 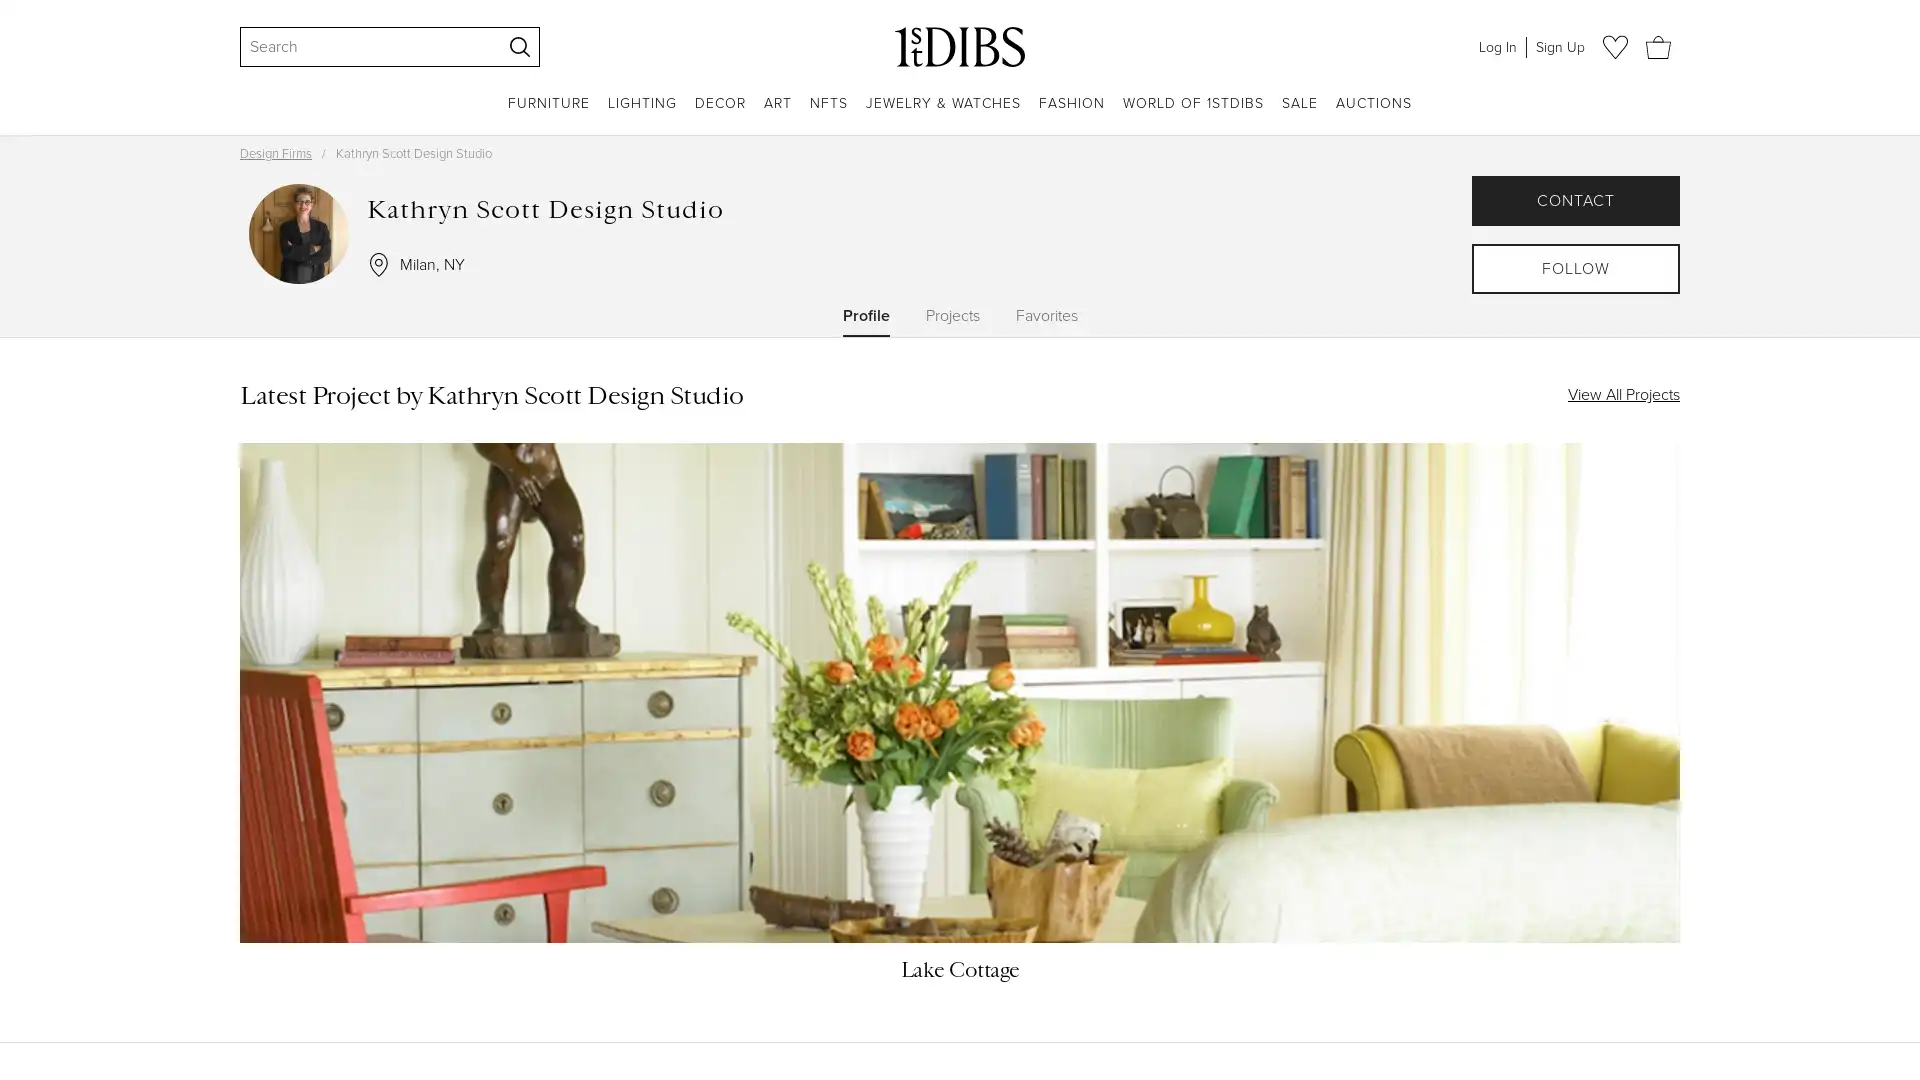 I want to click on View All Projects, so click(x=1623, y=394).